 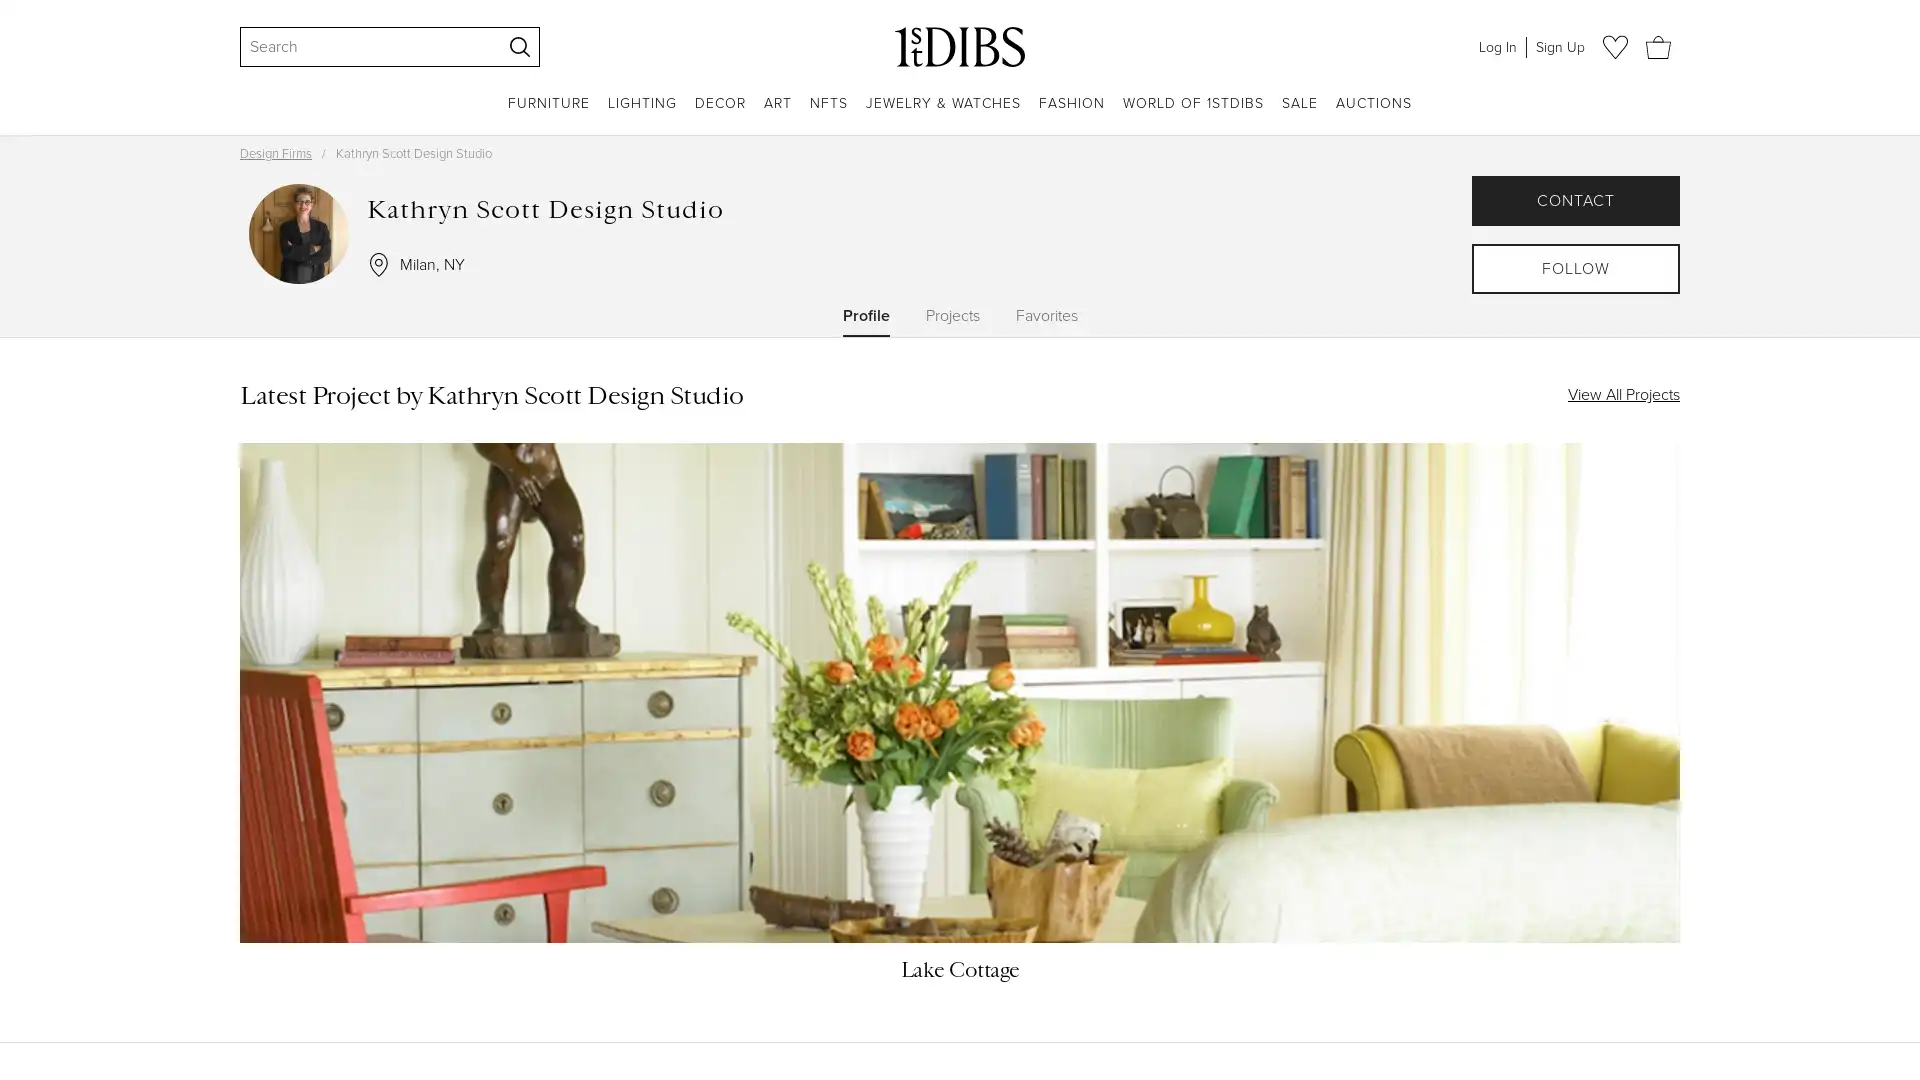 I want to click on View All Projects, so click(x=1623, y=394).